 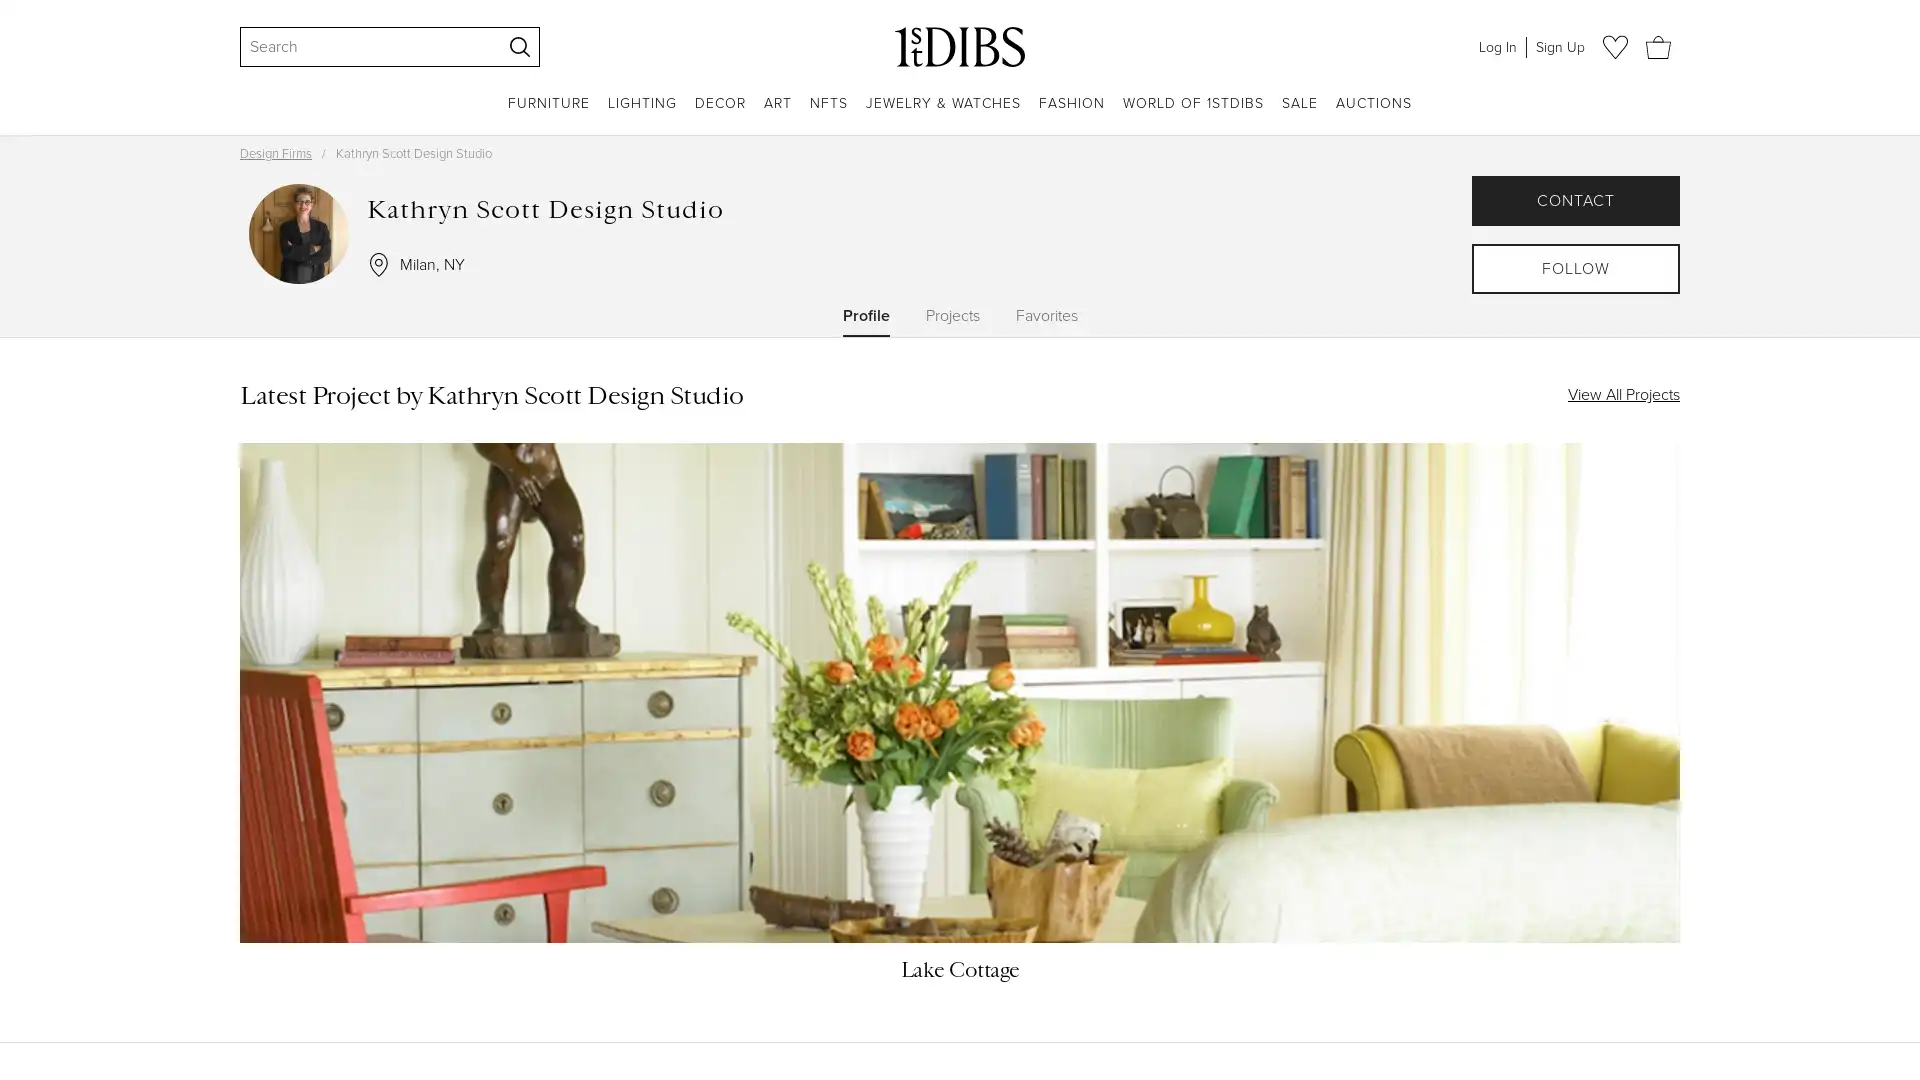 I want to click on View All Projects, so click(x=1623, y=394).